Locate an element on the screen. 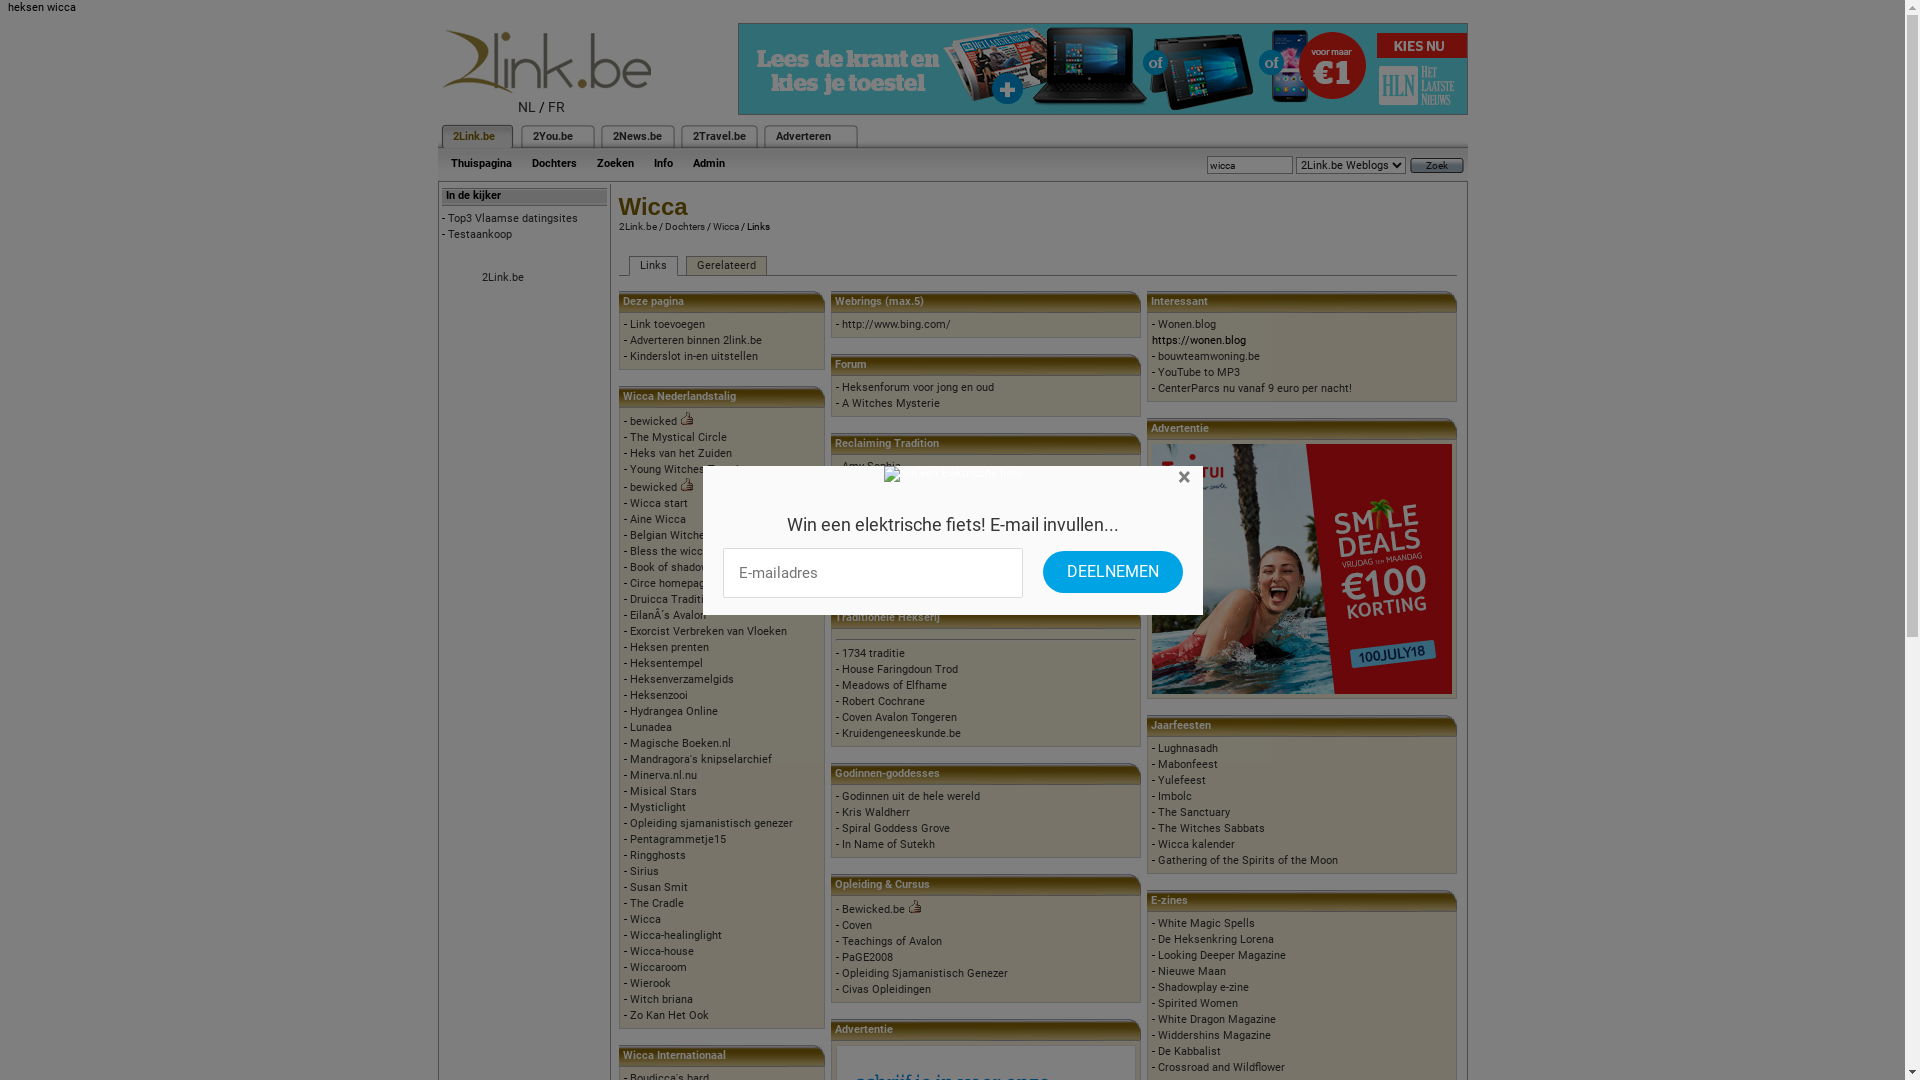  'Wierook' is located at coordinates (628, 982).